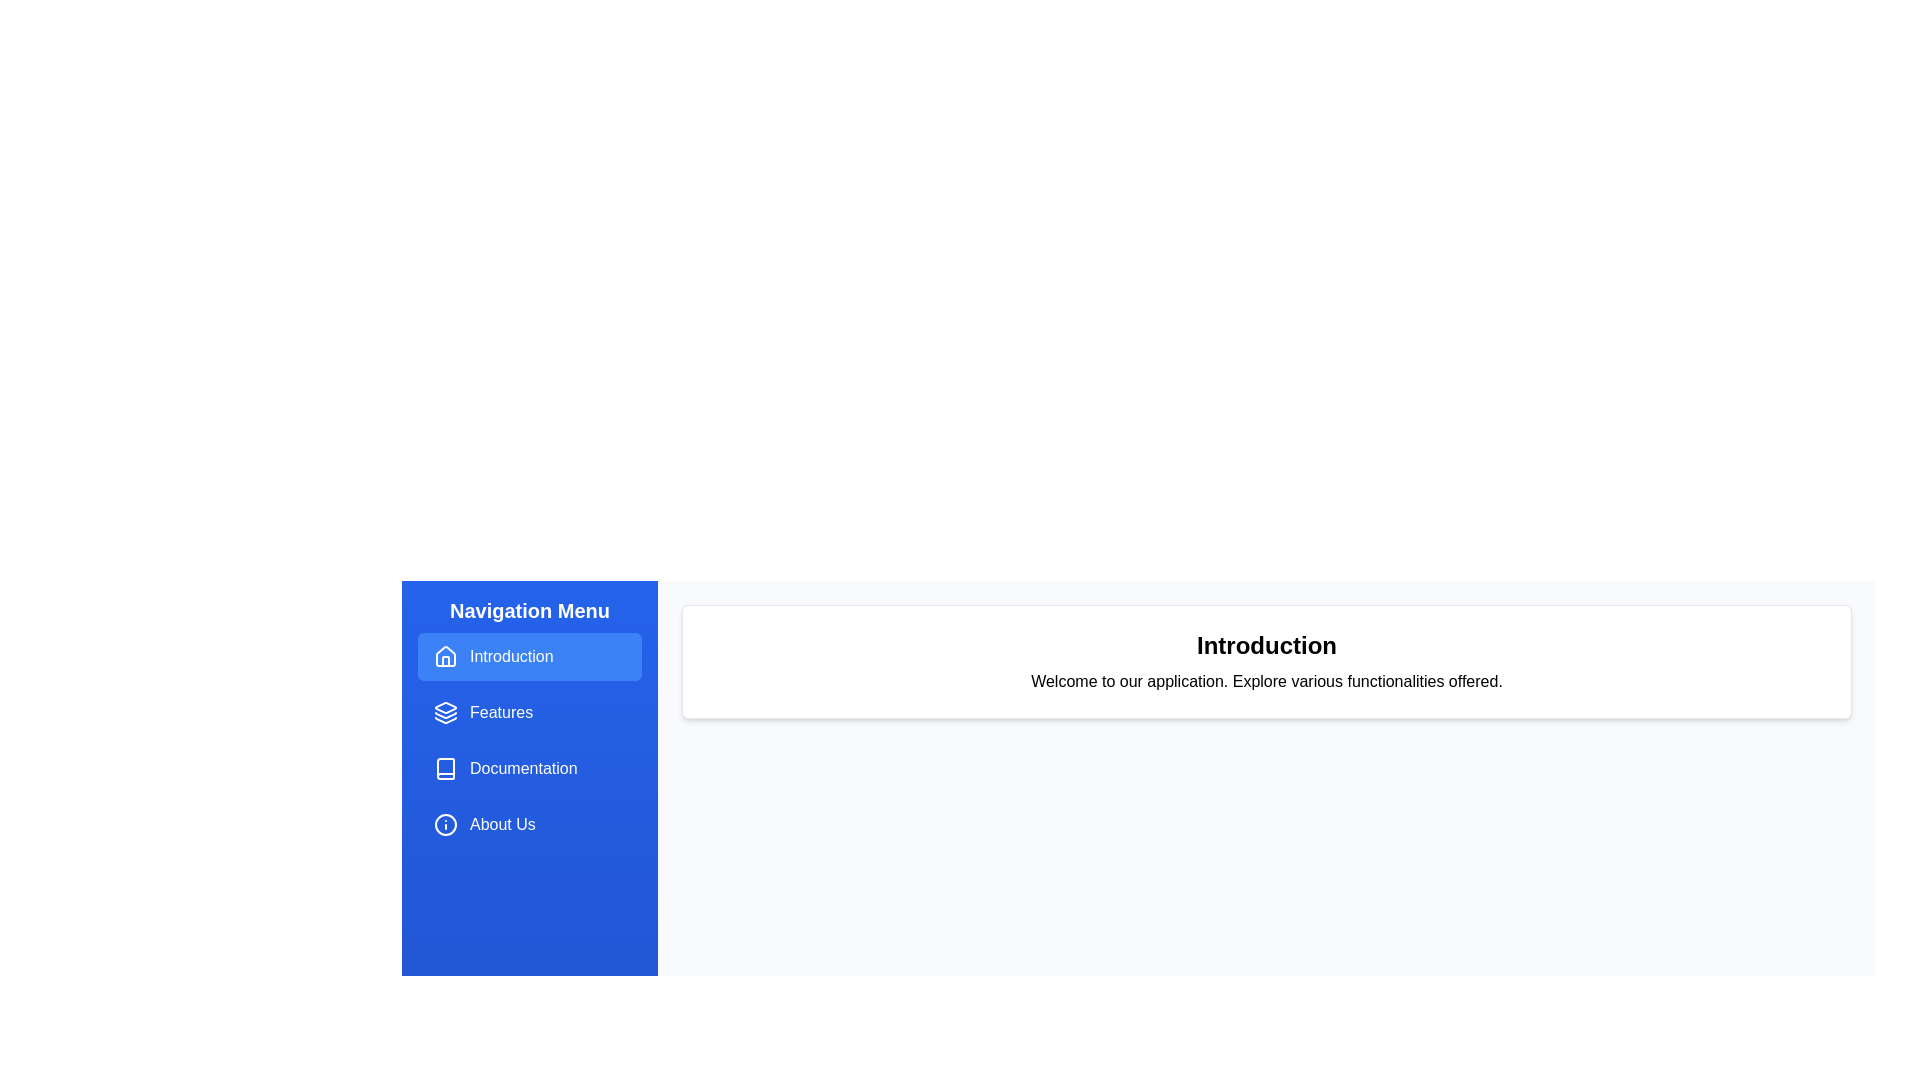 The width and height of the screenshot is (1920, 1080). I want to click on keyboard navigation, so click(445, 712).